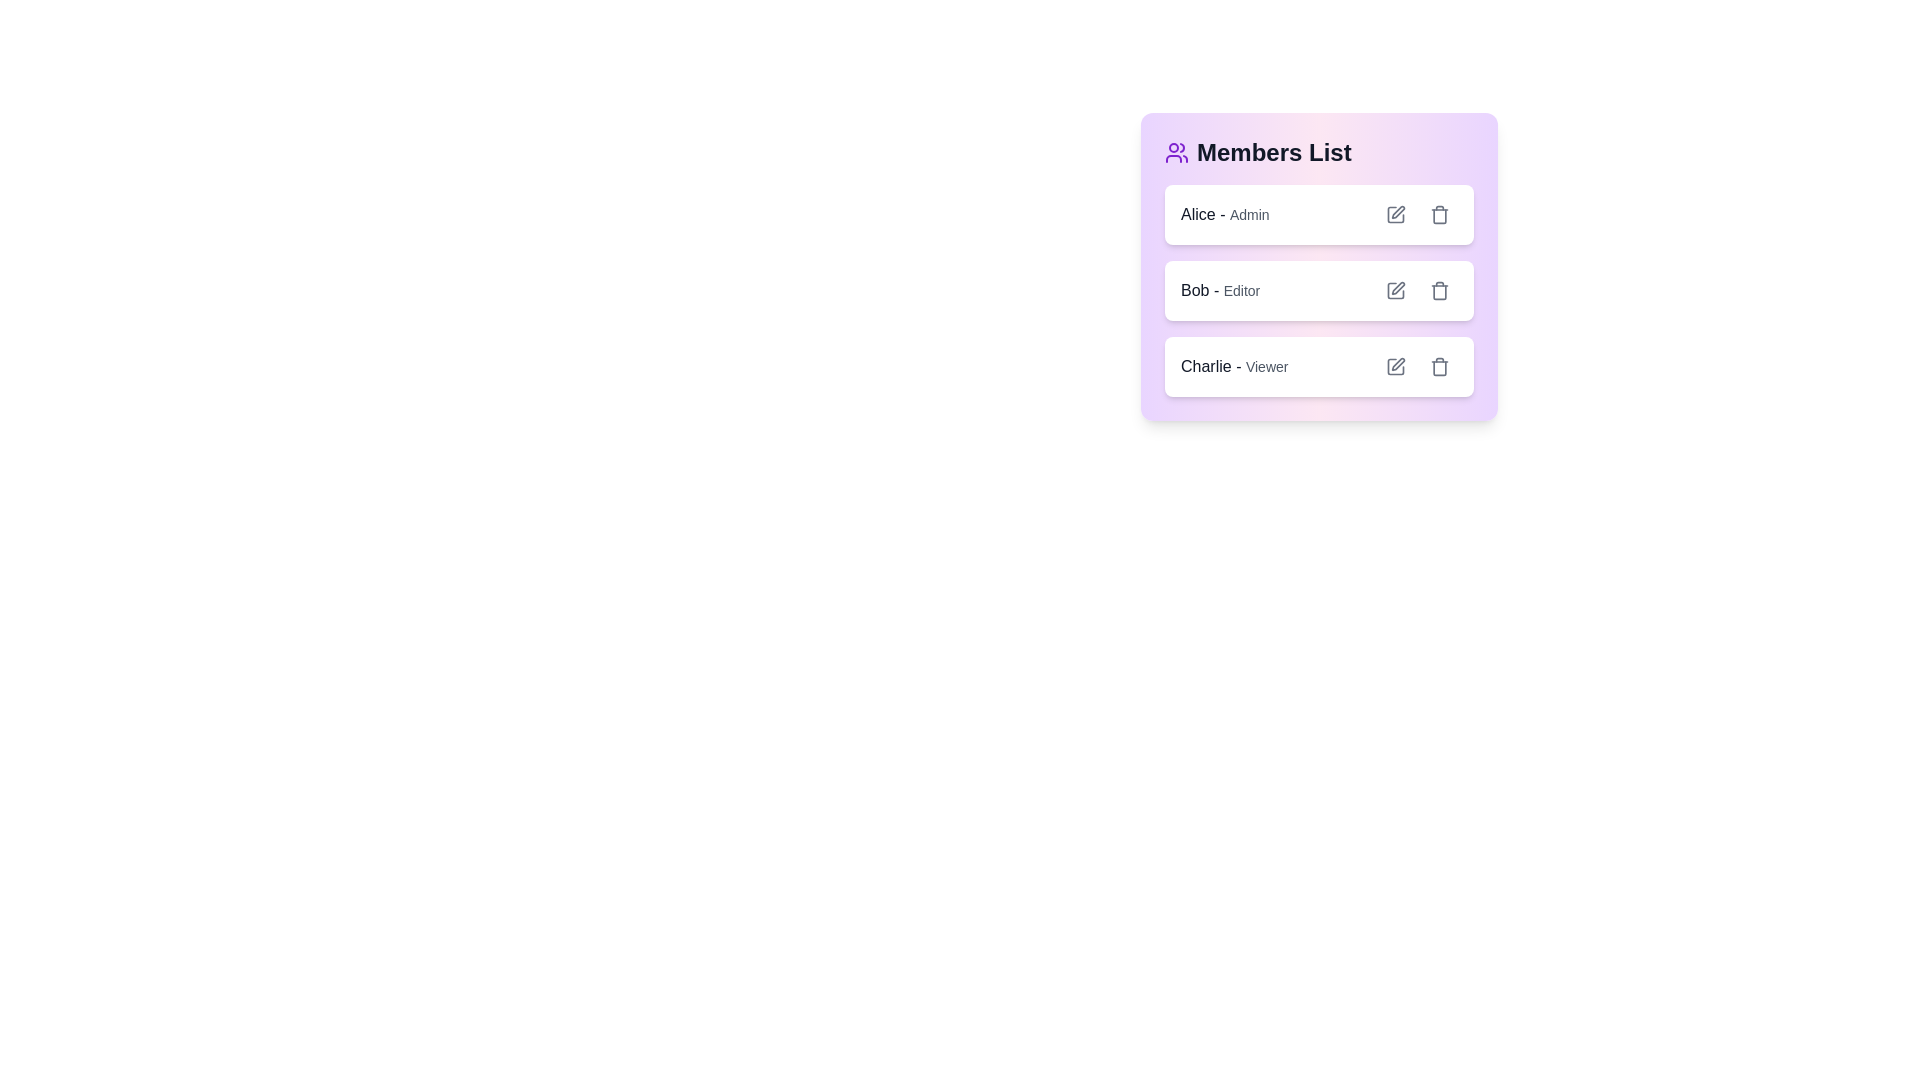  I want to click on delete button next to Bob to remove them from the list, so click(1440, 290).